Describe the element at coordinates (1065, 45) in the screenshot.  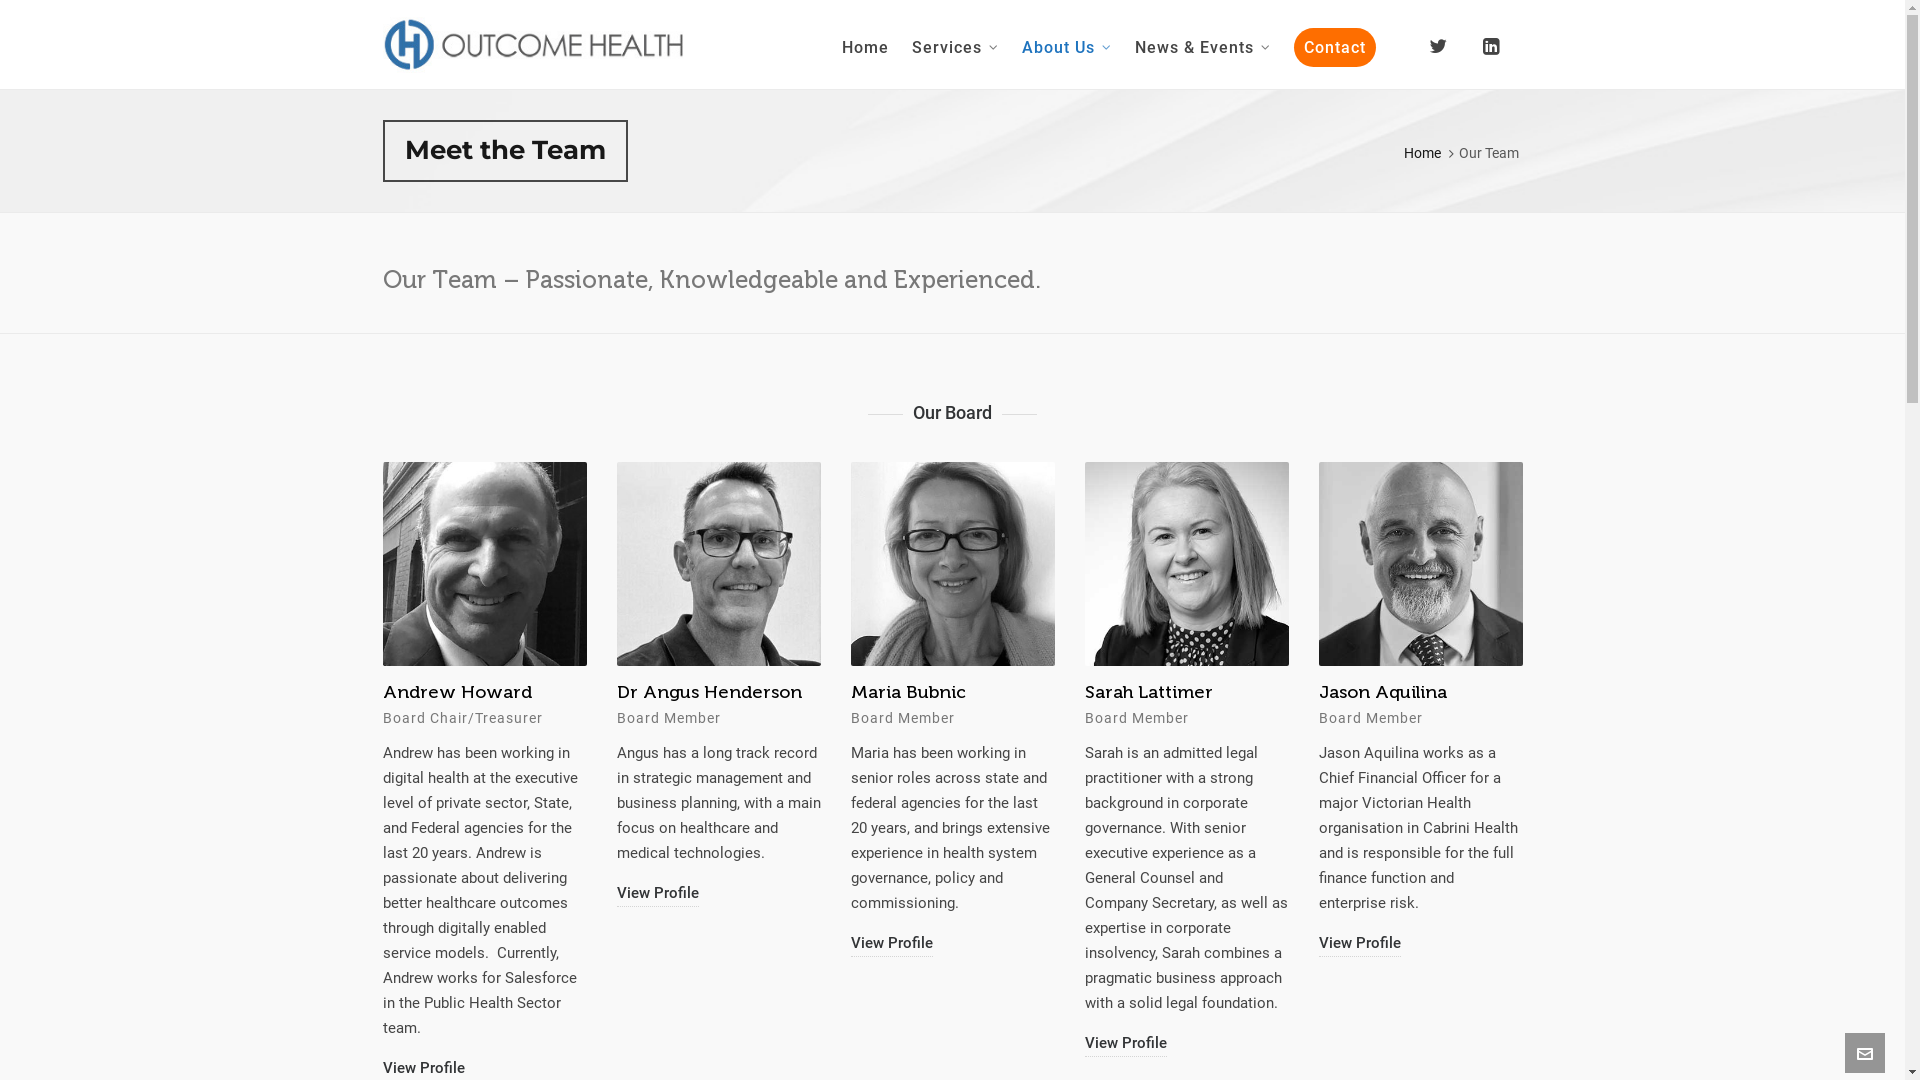
I see `'About Us'` at that location.